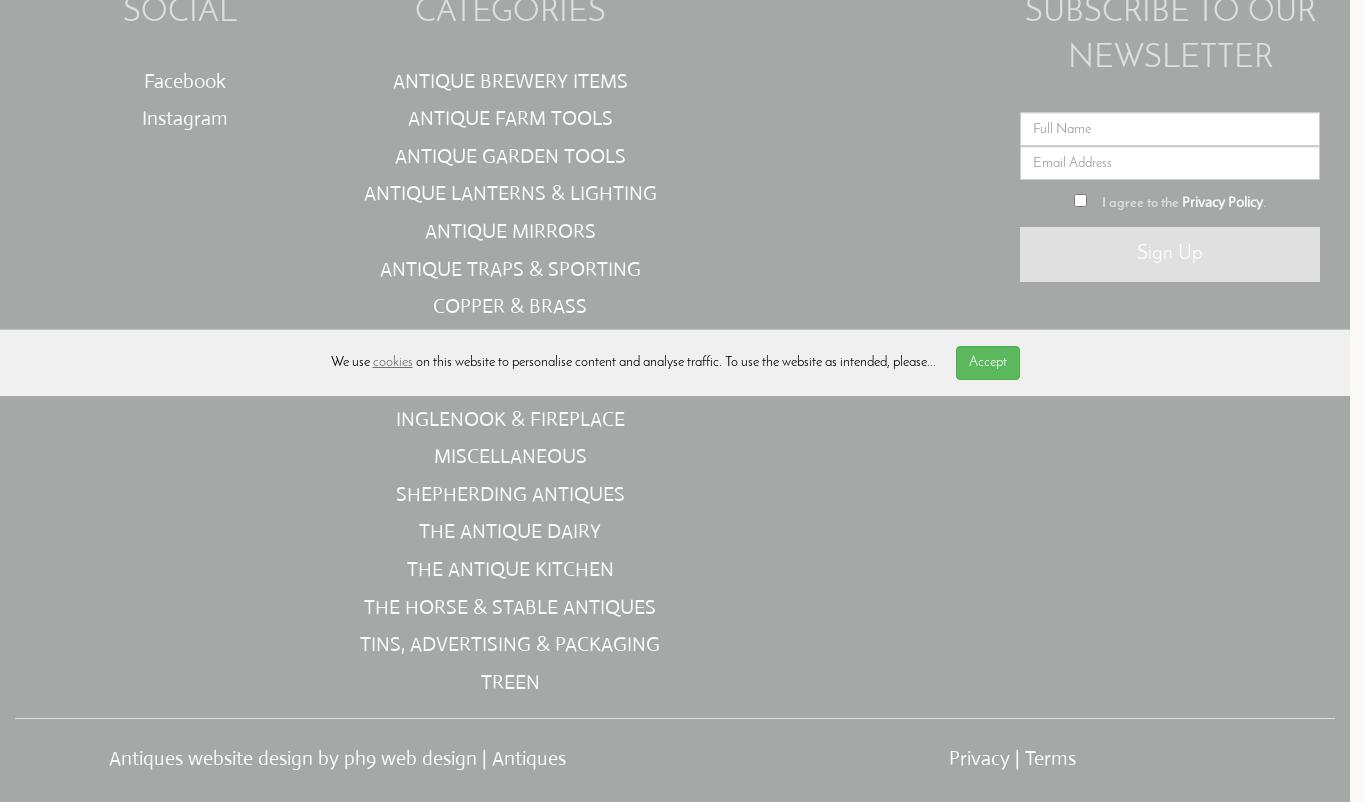 This screenshot has height=802, width=1364. Describe the element at coordinates (978, 757) in the screenshot. I see `'Privacy'` at that location.